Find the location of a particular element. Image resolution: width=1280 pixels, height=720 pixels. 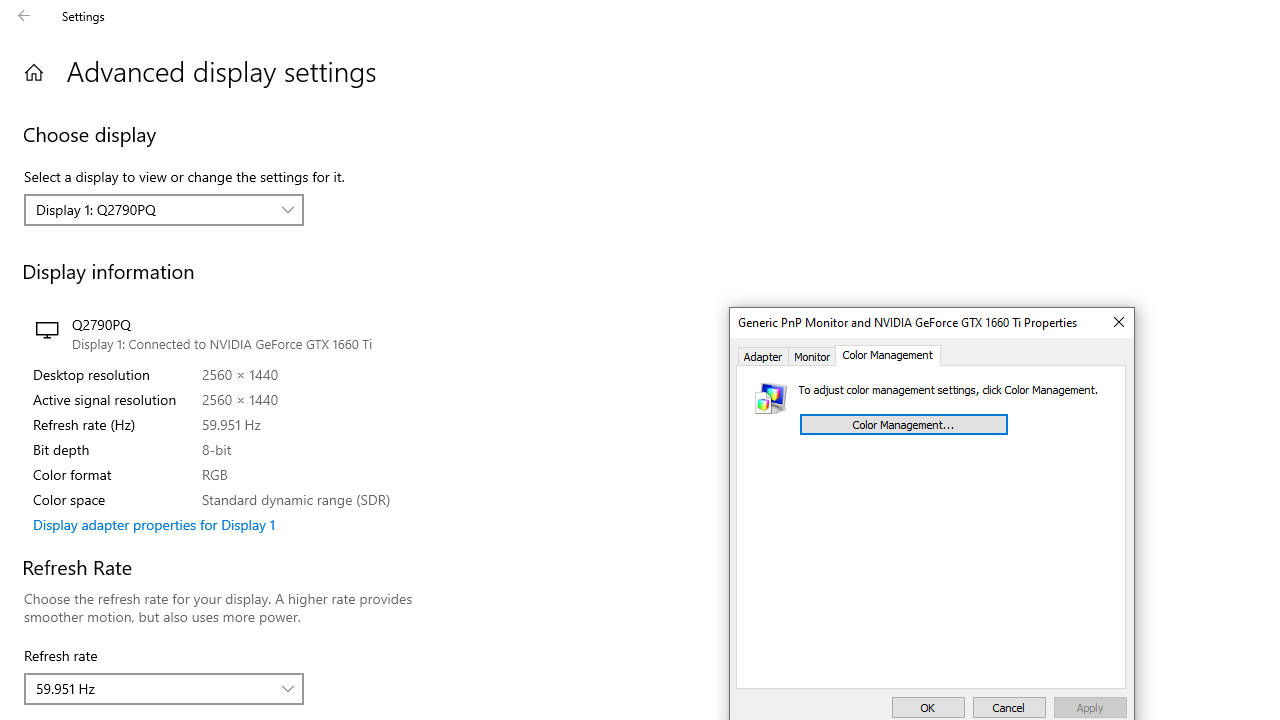

'OK' is located at coordinates (927, 706).